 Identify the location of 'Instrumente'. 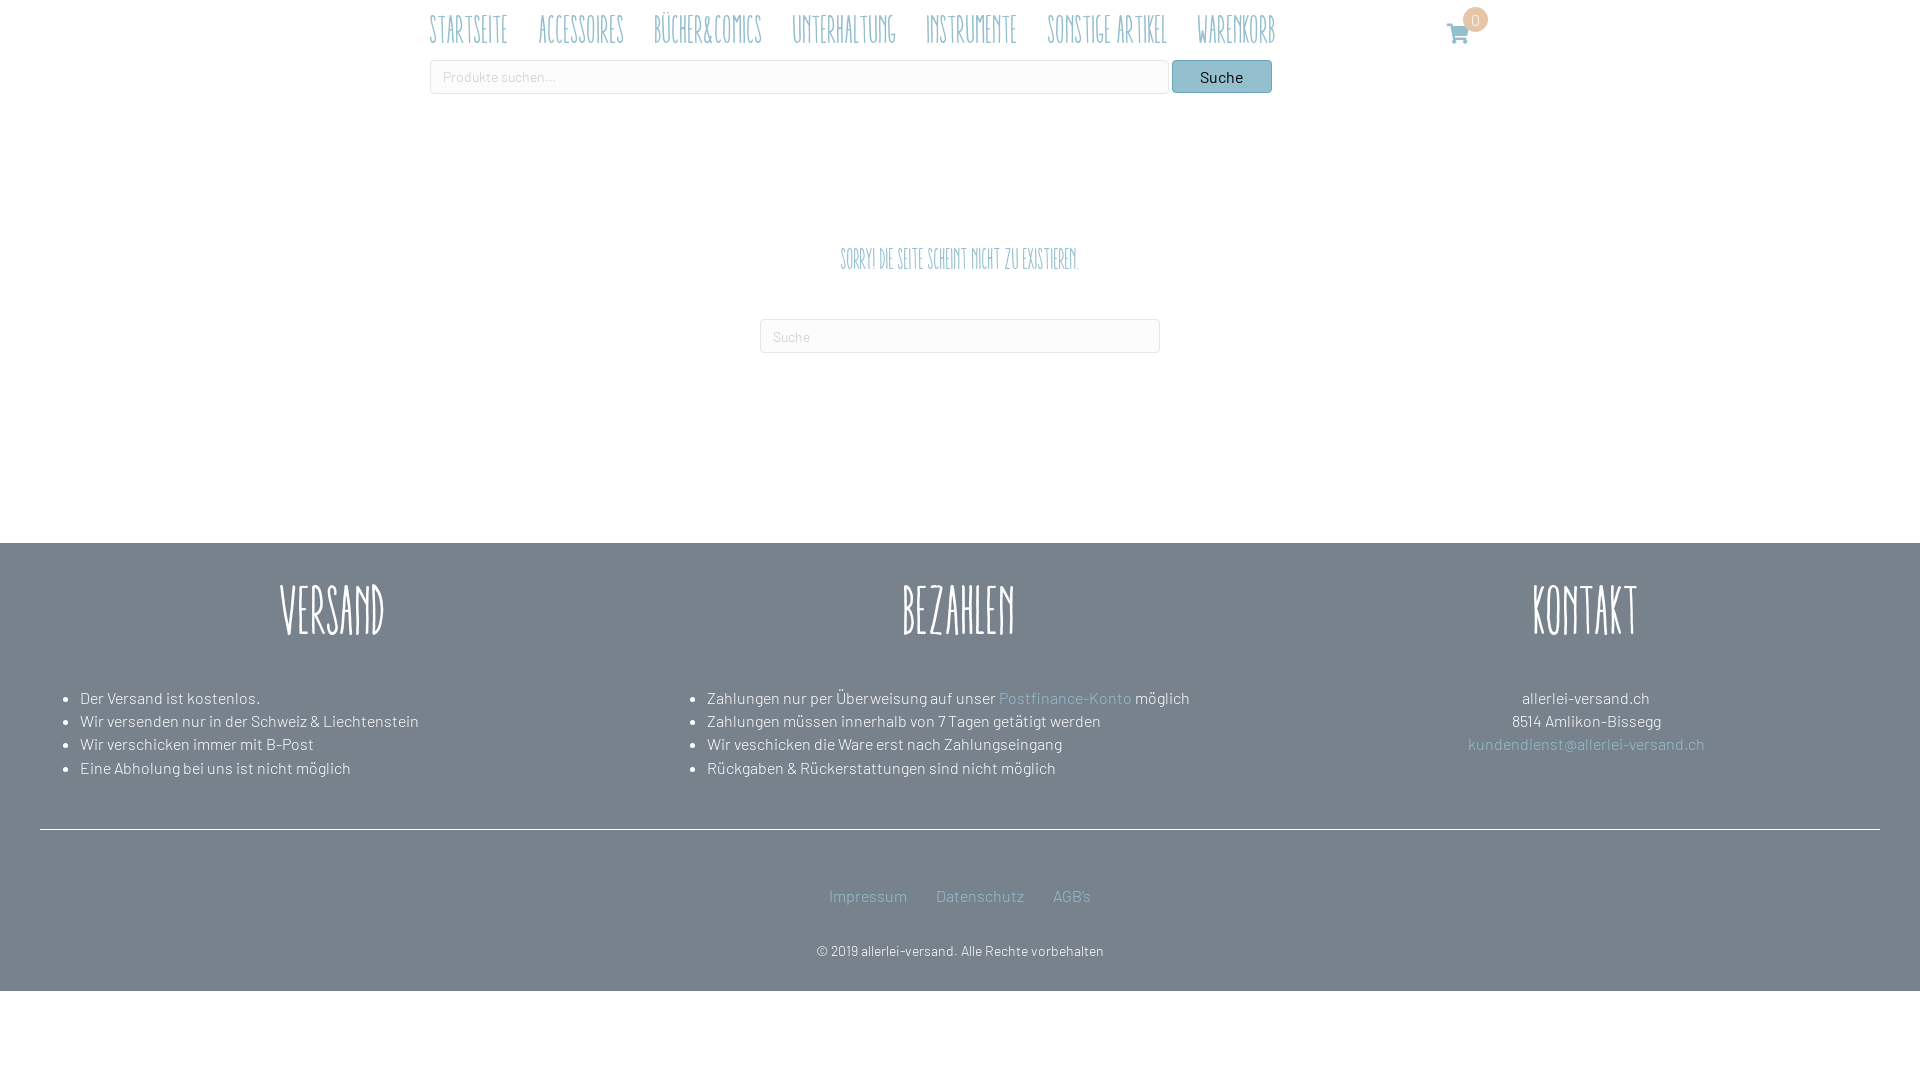
(915, 30).